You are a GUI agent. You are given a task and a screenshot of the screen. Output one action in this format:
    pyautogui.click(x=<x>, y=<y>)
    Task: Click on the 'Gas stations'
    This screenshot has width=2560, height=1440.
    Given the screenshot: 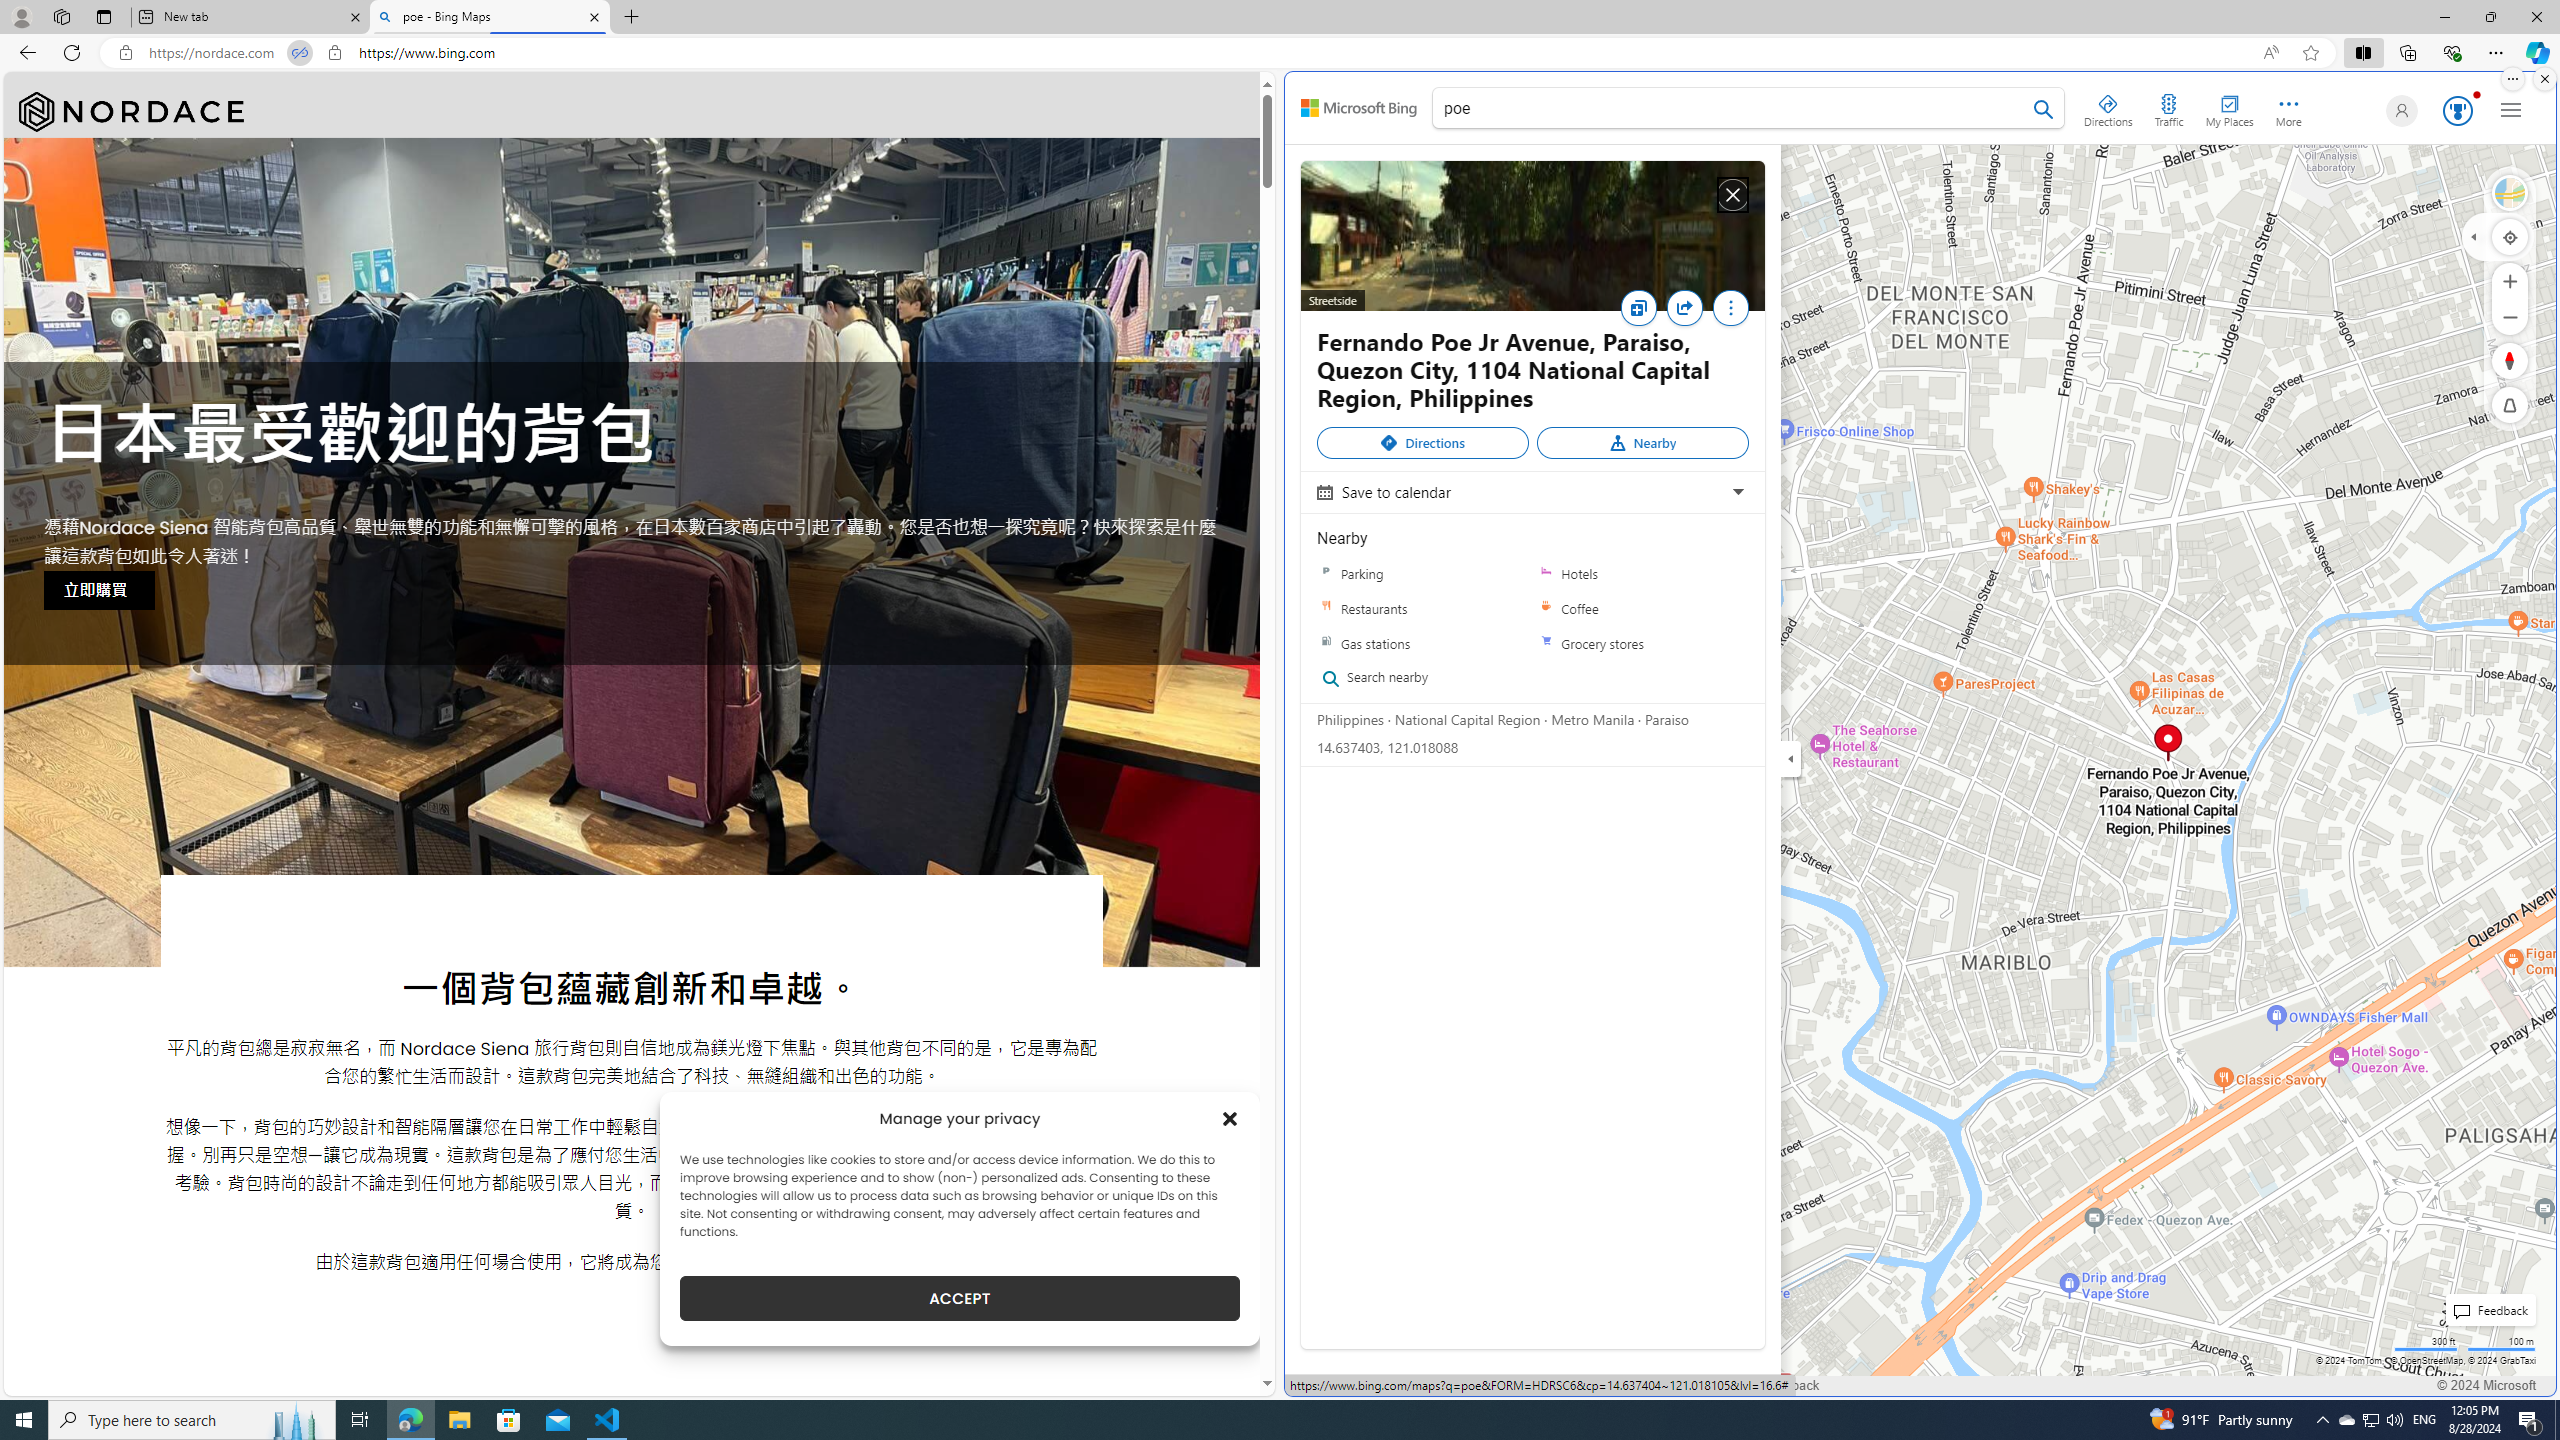 What is the action you would take?
    pyautogui.click(x=1422, y=643)
    